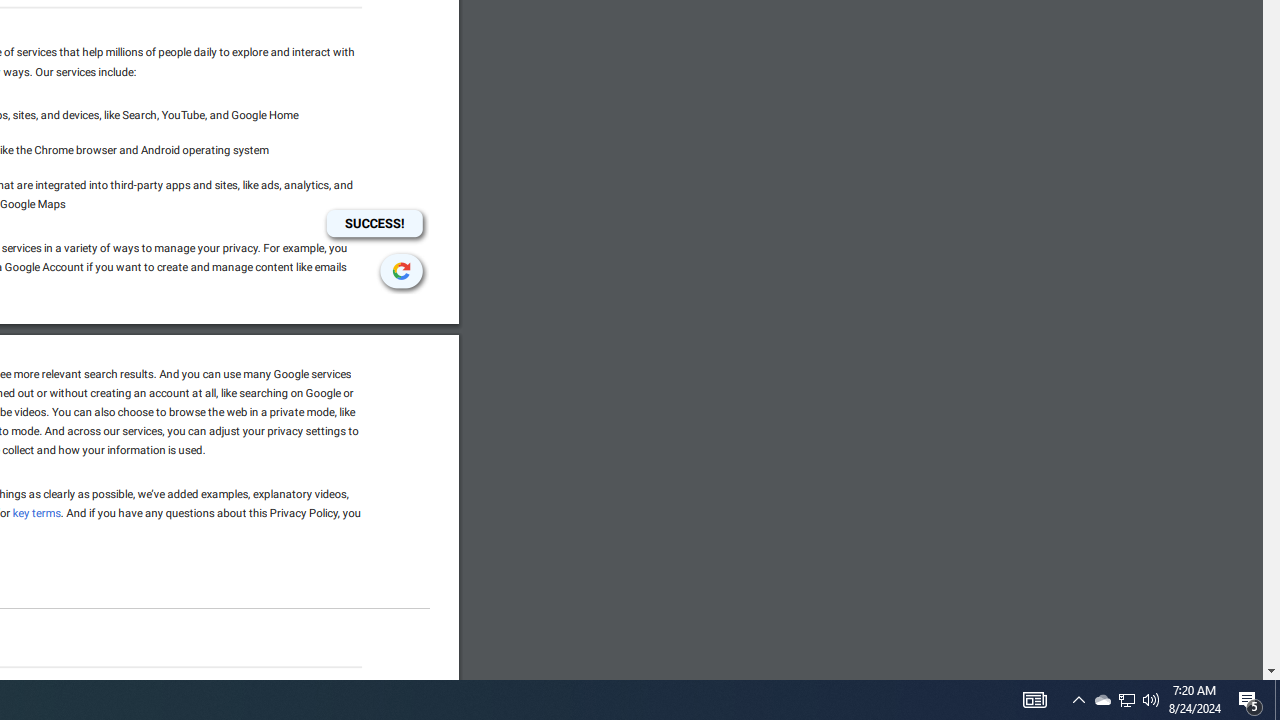 This screenshot has width=1280, height=720. What do you see at coordinates (36, 512) in the screenshot?
I see `'key terms'` at bounding box center [36, 512].